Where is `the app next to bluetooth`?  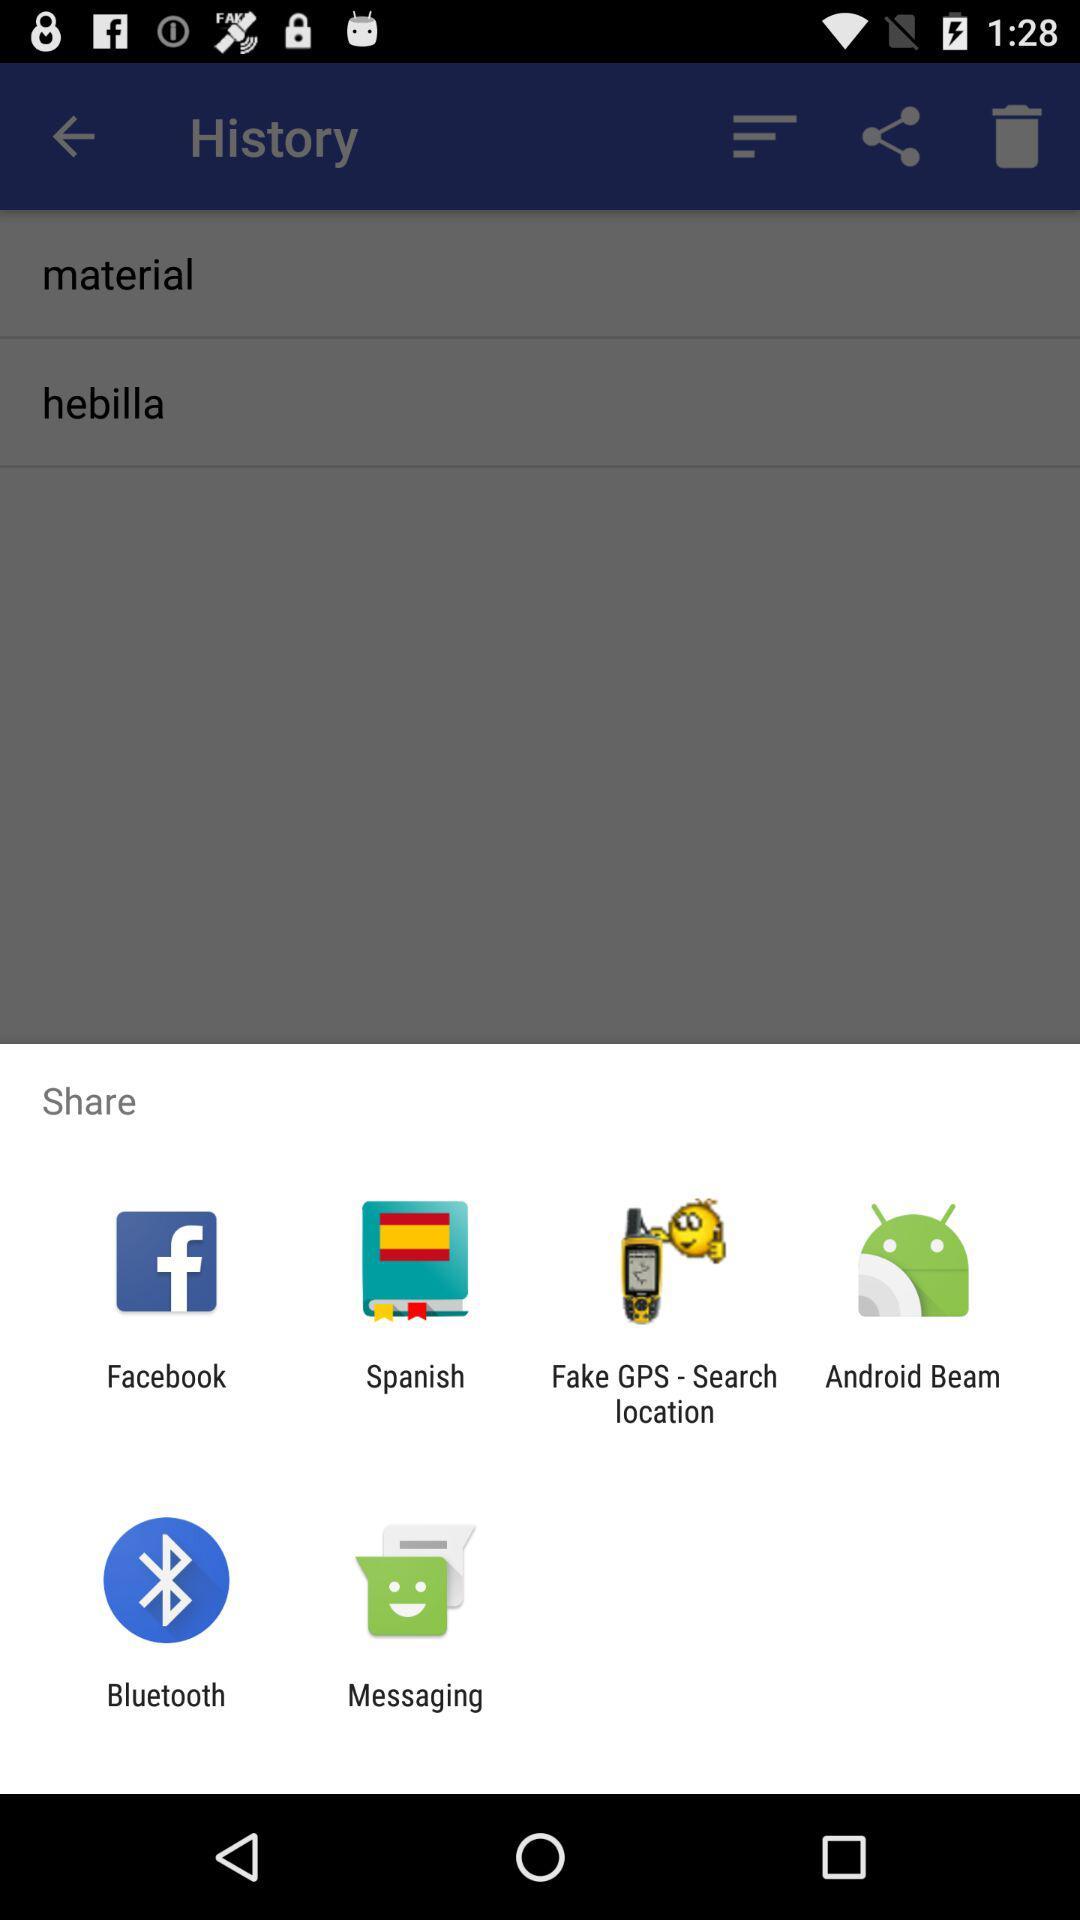
the app next to bluetooth is located at coordinates (414, 1711).